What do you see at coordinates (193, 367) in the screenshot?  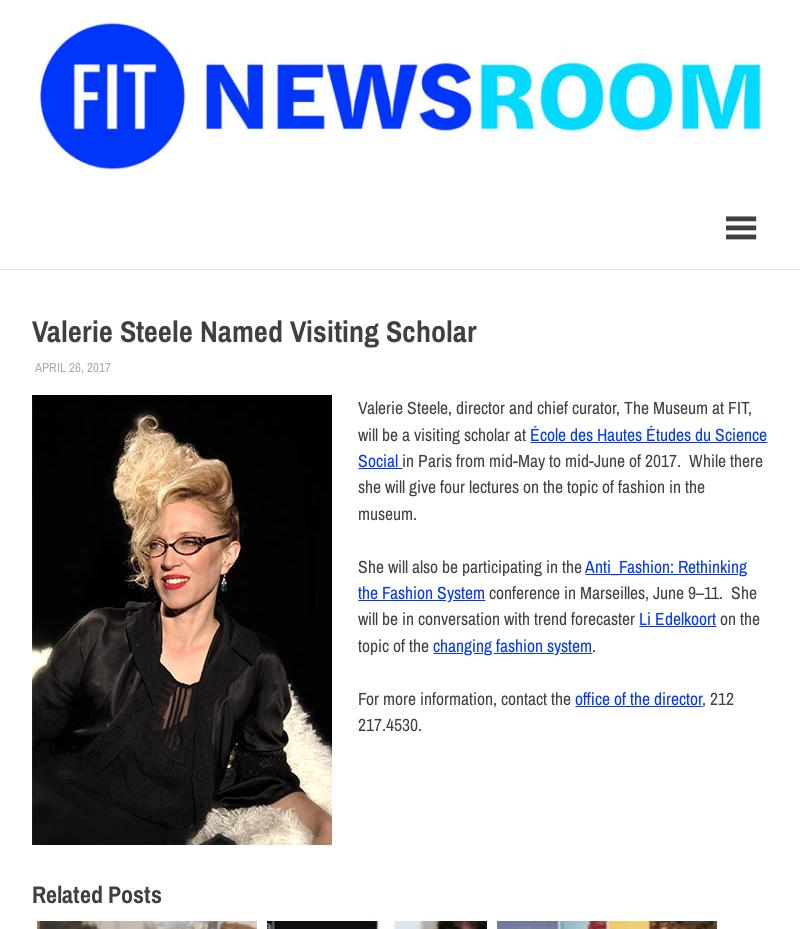 I see `','` at bounding box center [193, 367].